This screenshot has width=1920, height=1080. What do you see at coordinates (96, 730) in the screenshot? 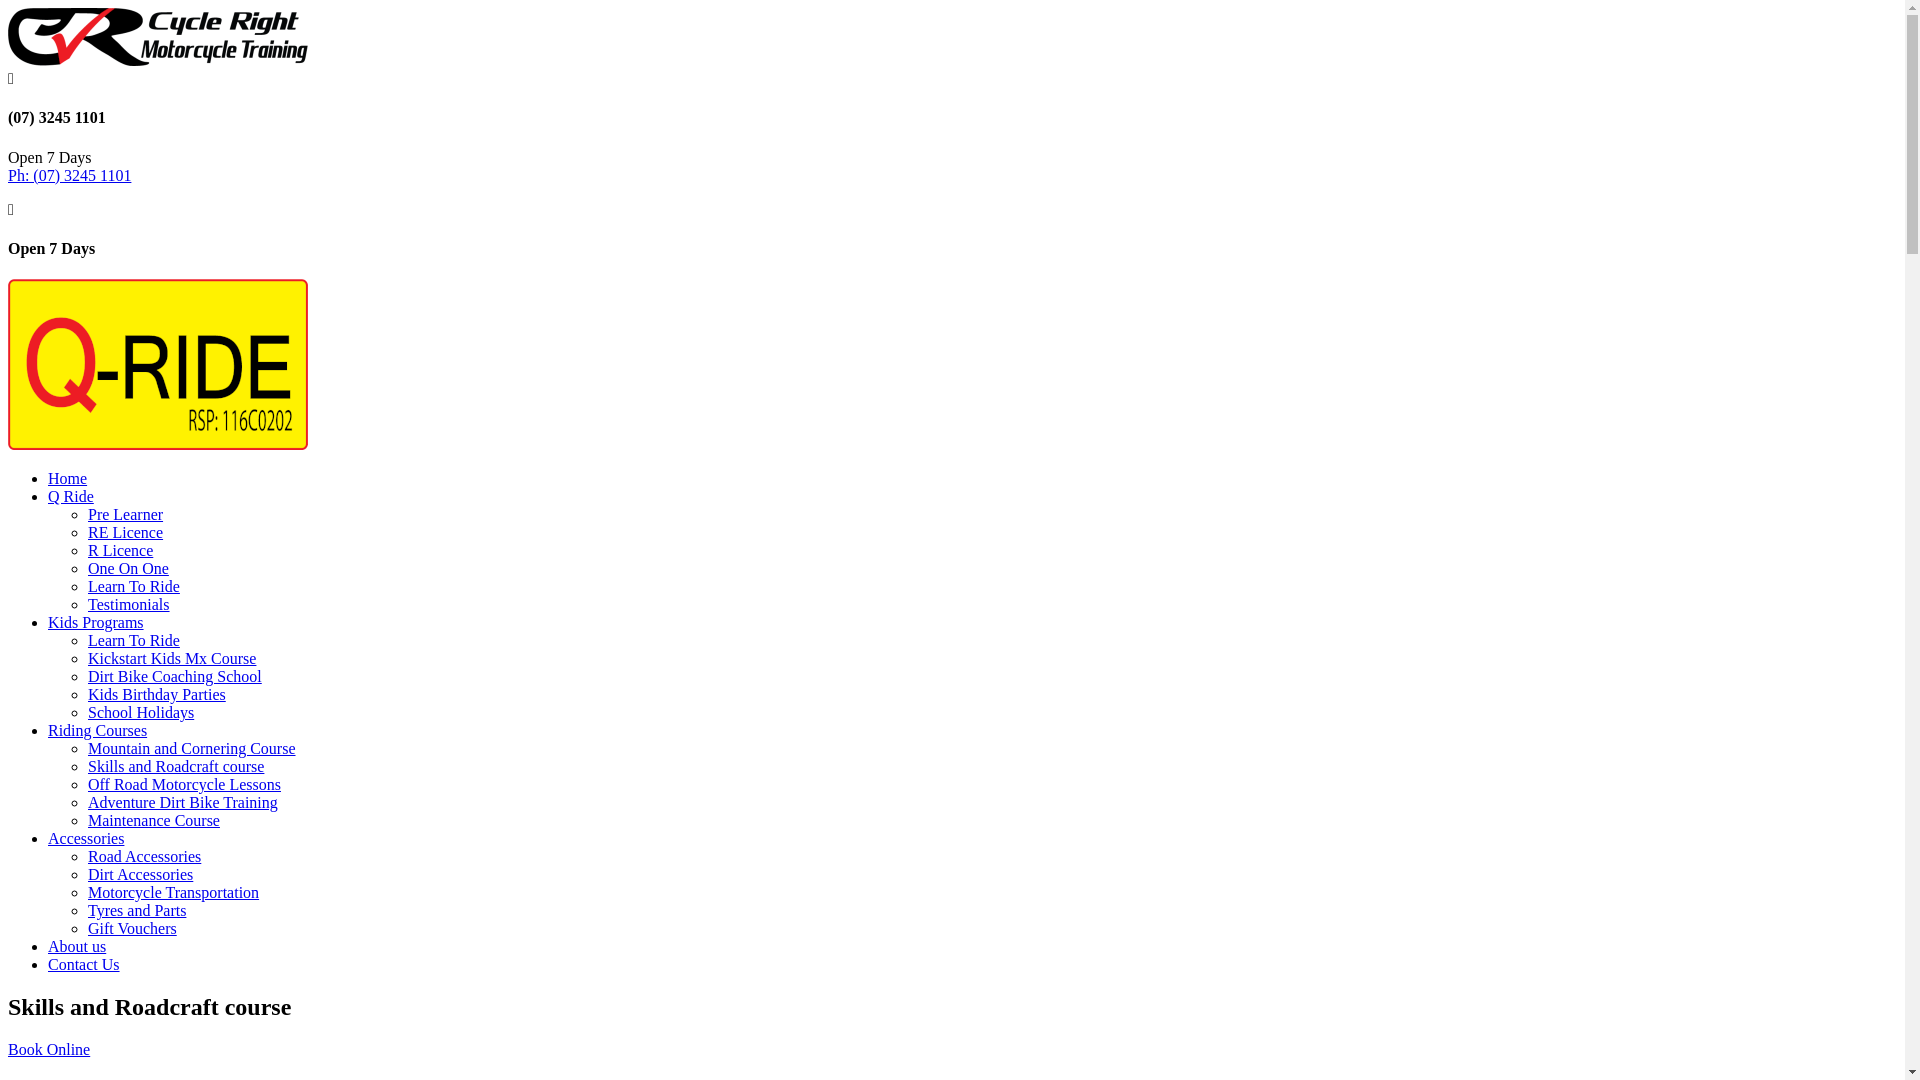
I see `'Riding Courses'` at bounding box center [96, 730].